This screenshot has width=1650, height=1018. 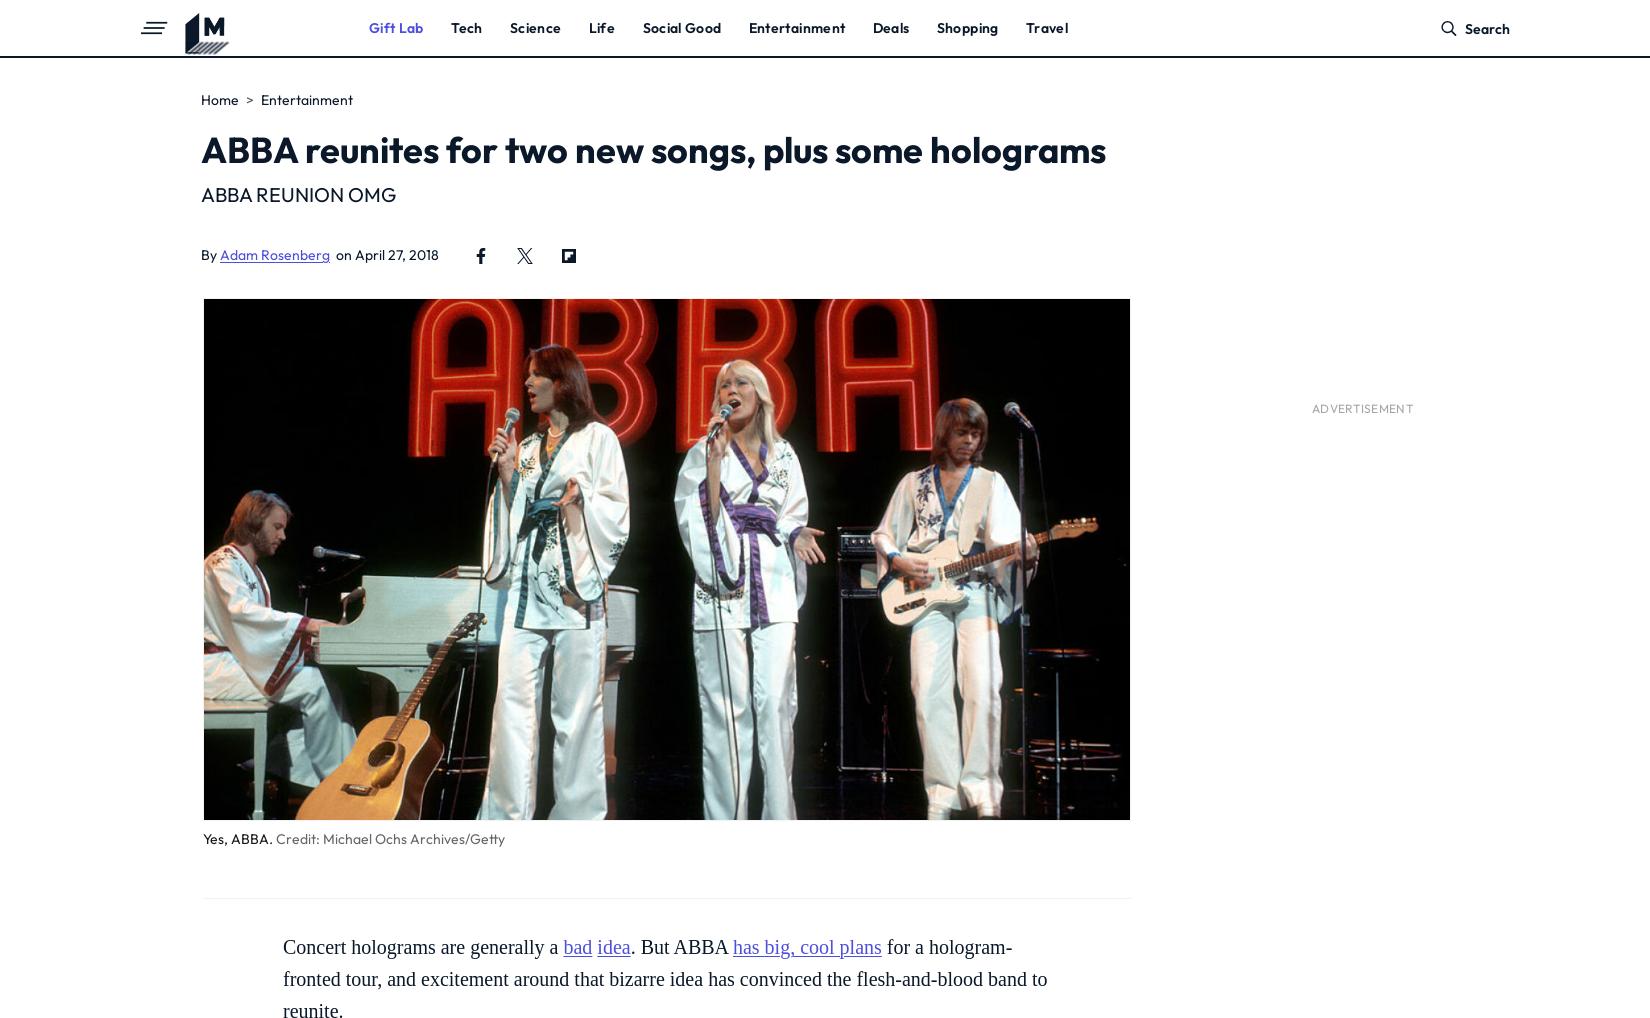 What do you see at coordinates (219, 99) in the screenshot?
I see `'Home'` at bounding box center [219, 99].